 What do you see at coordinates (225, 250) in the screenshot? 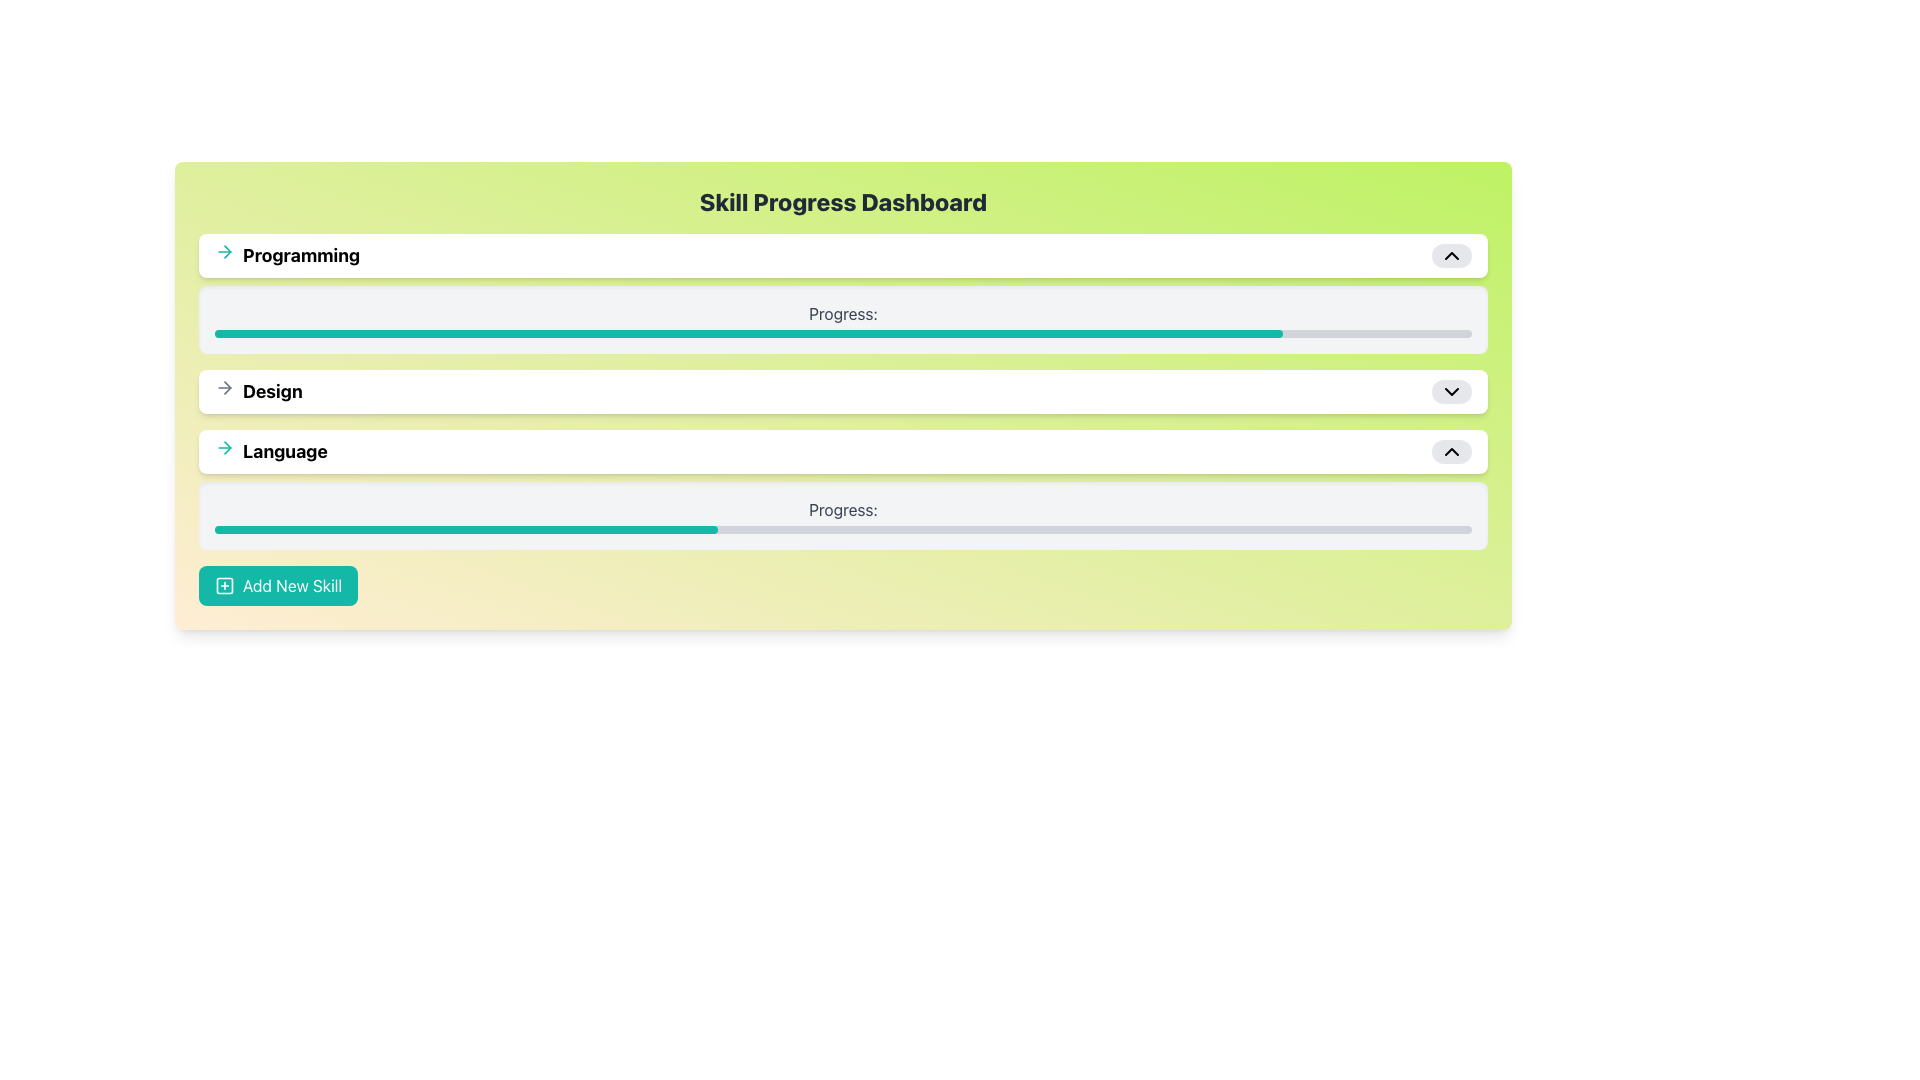
I see `the rightward-pointing teal arrow icon located to the left of the 'Programming' text in the header of the 'Programming' module in the 'Skill Progress Dashboard'` at bounding box center [225, 250].